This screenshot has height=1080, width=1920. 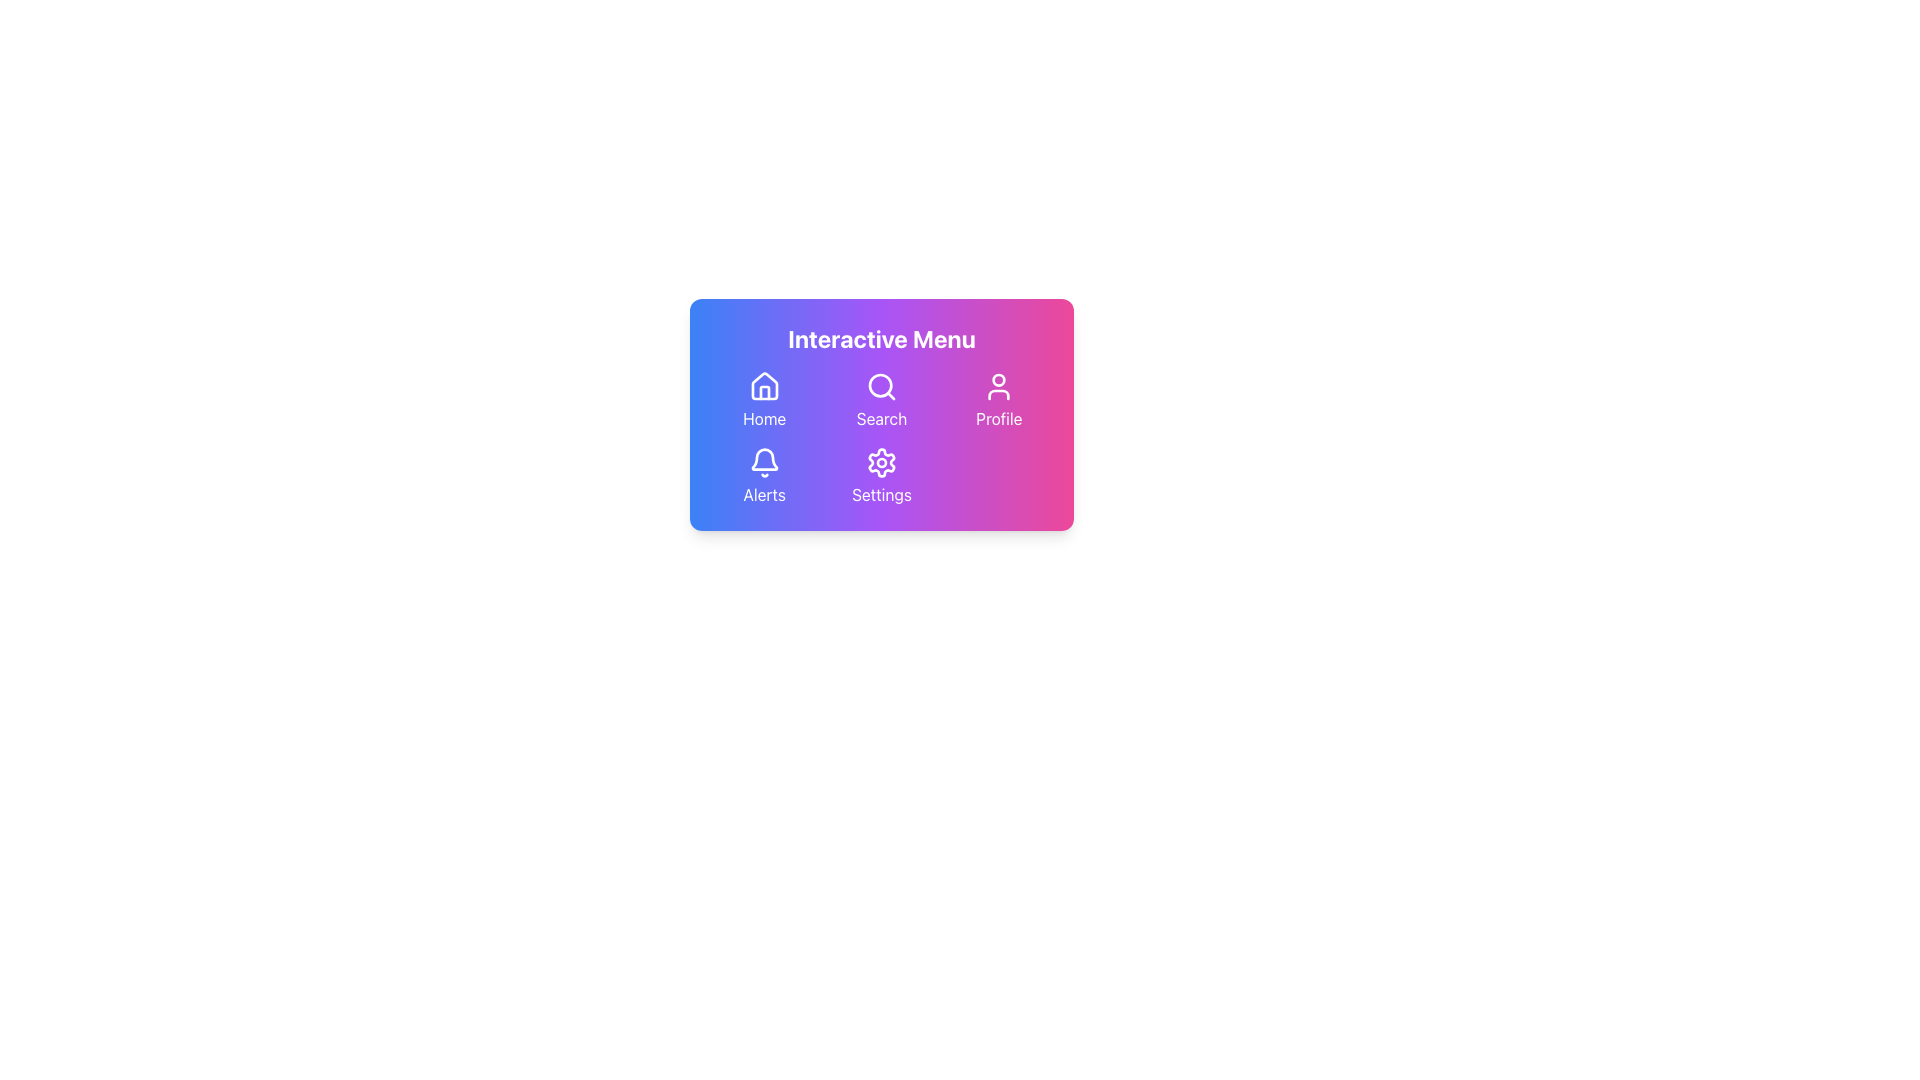 What do you see at coordinates (881, 418) in the screenshot?
I see `the 'Search' text label, which is displayed in white font below the search icon on a gradient card background` at bounding box center [881, 418].